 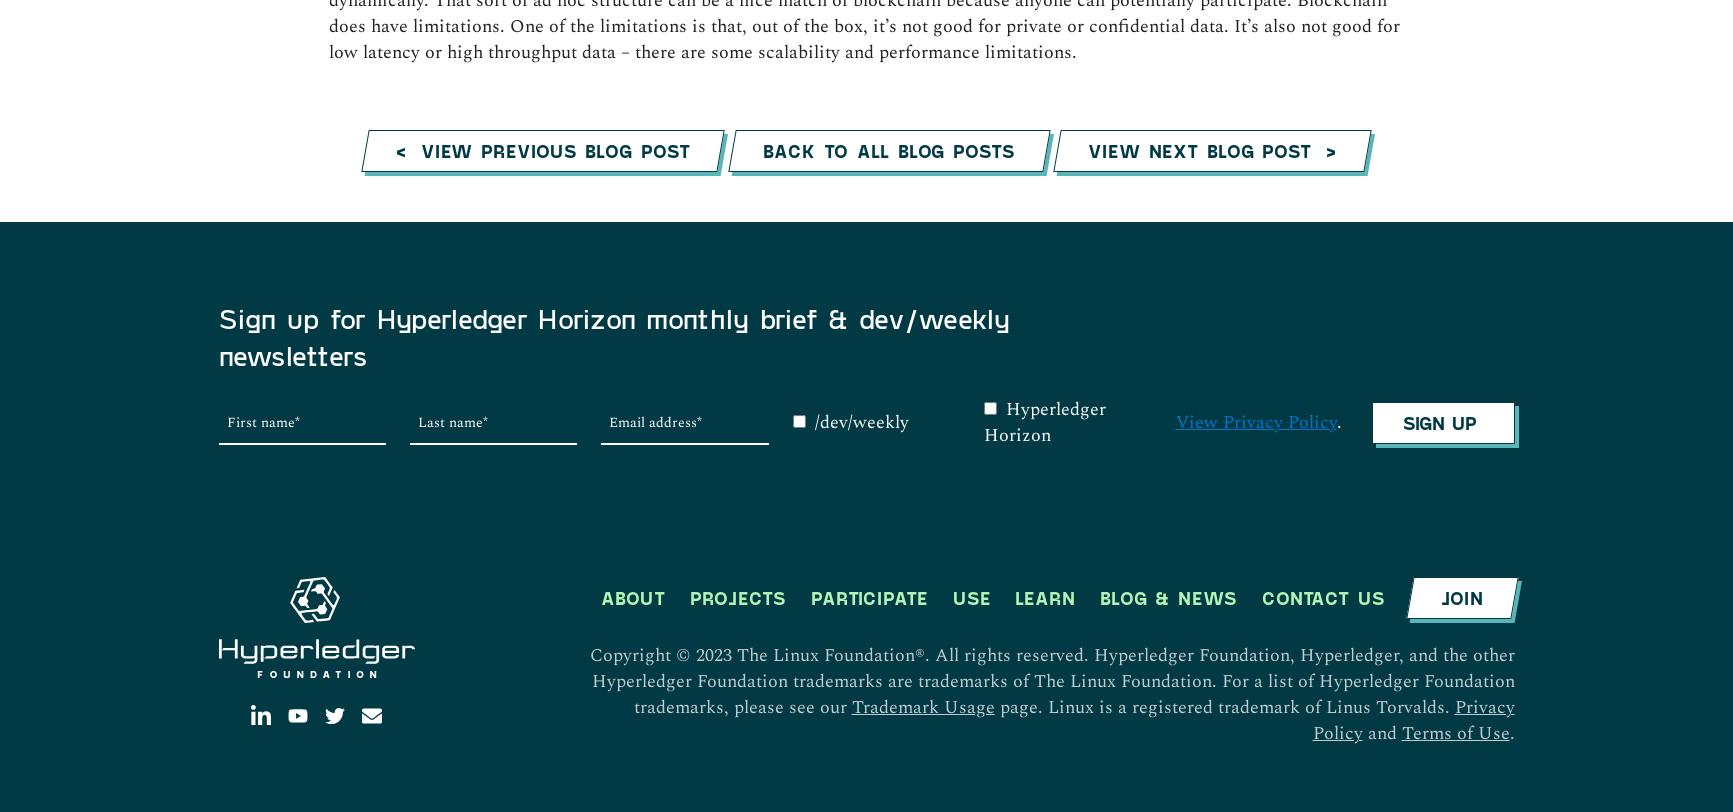 I want to click on 'Contact Us', so click(x=1322, y=180).